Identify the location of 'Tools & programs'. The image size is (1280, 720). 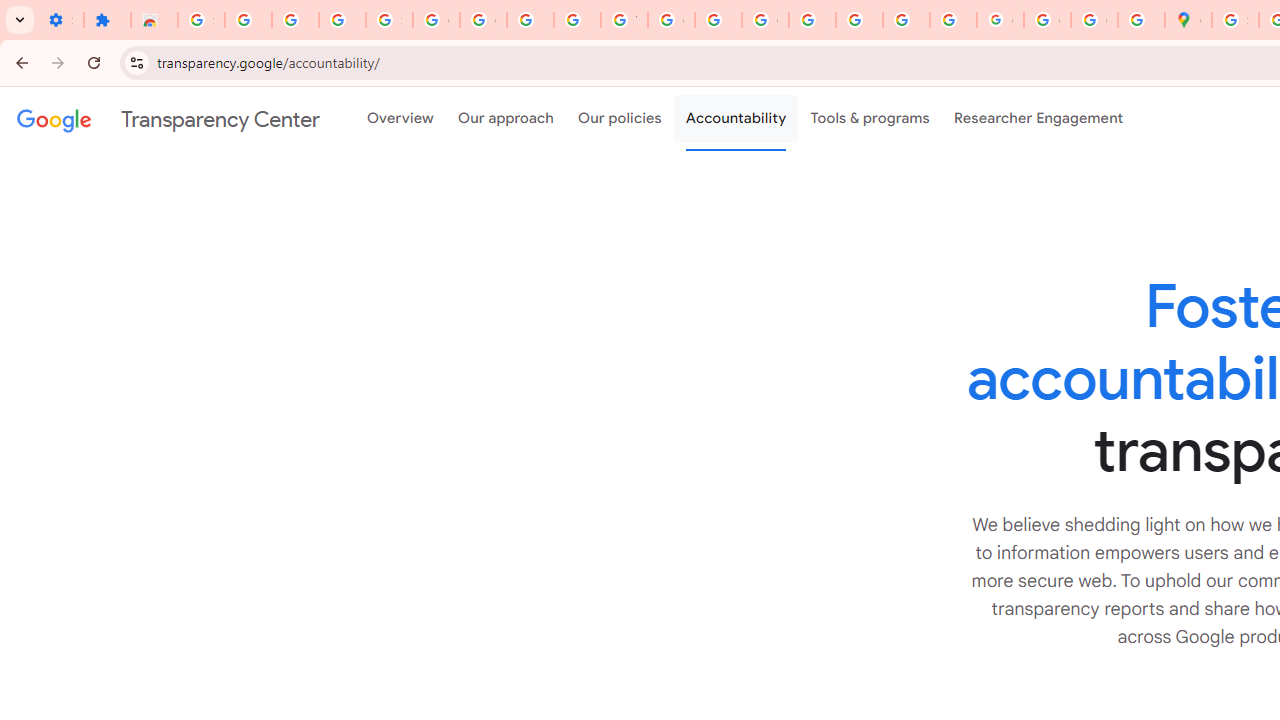
(869, 119).